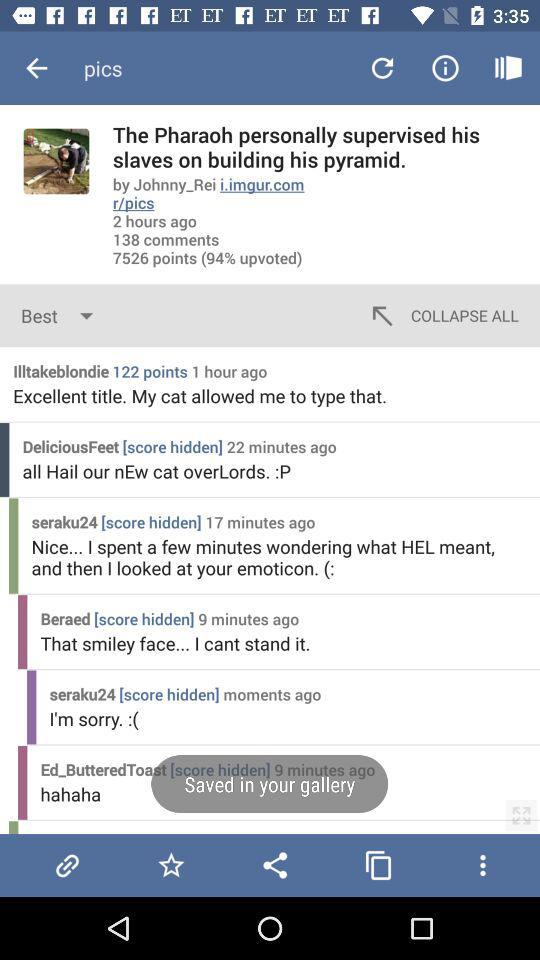 This screenshot has height=960, width=540. What do you see at coordinates (171, 864) in the screenshot?
I see `save` at bounding box center [171, 864].